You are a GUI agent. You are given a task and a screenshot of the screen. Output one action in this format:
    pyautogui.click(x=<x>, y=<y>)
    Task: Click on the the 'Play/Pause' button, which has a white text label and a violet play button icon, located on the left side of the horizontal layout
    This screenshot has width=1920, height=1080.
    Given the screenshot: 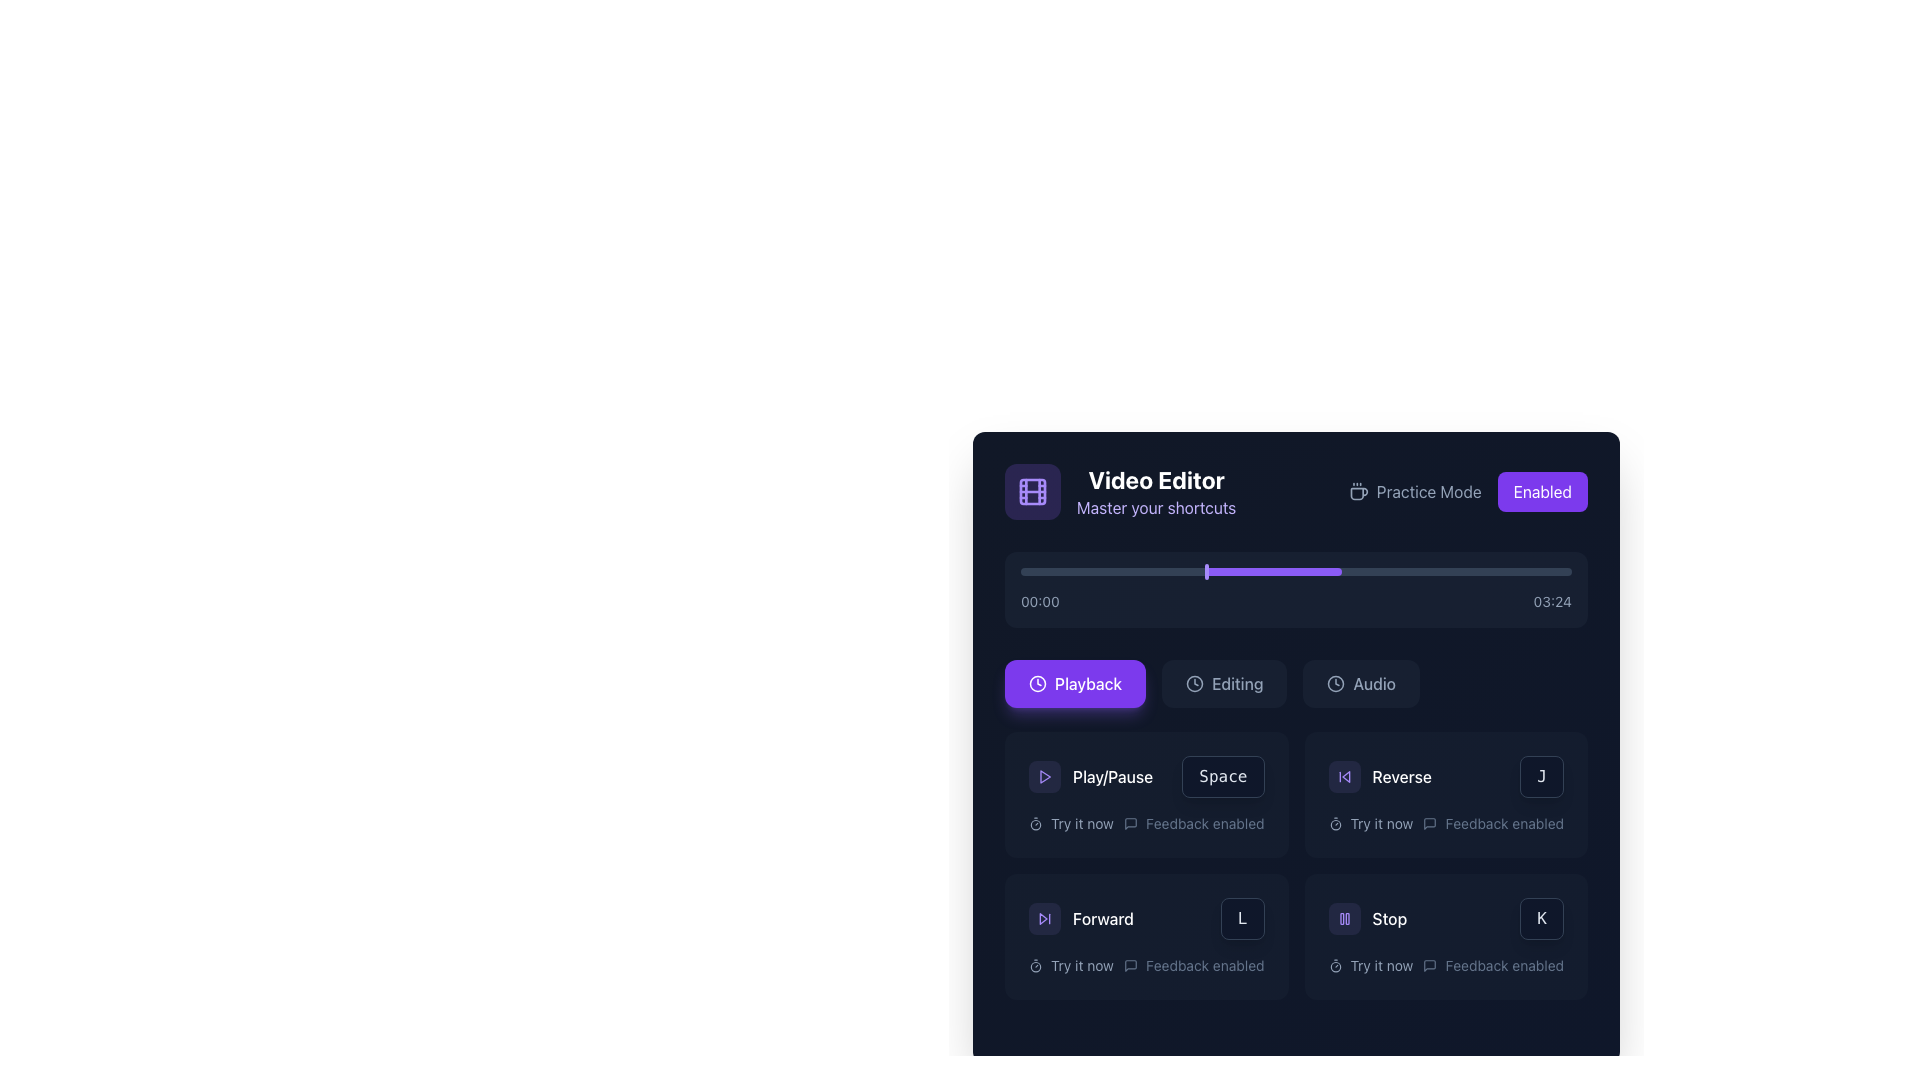 What is the action you would take?
    pyautogui.click(x=1090, y=775)
    